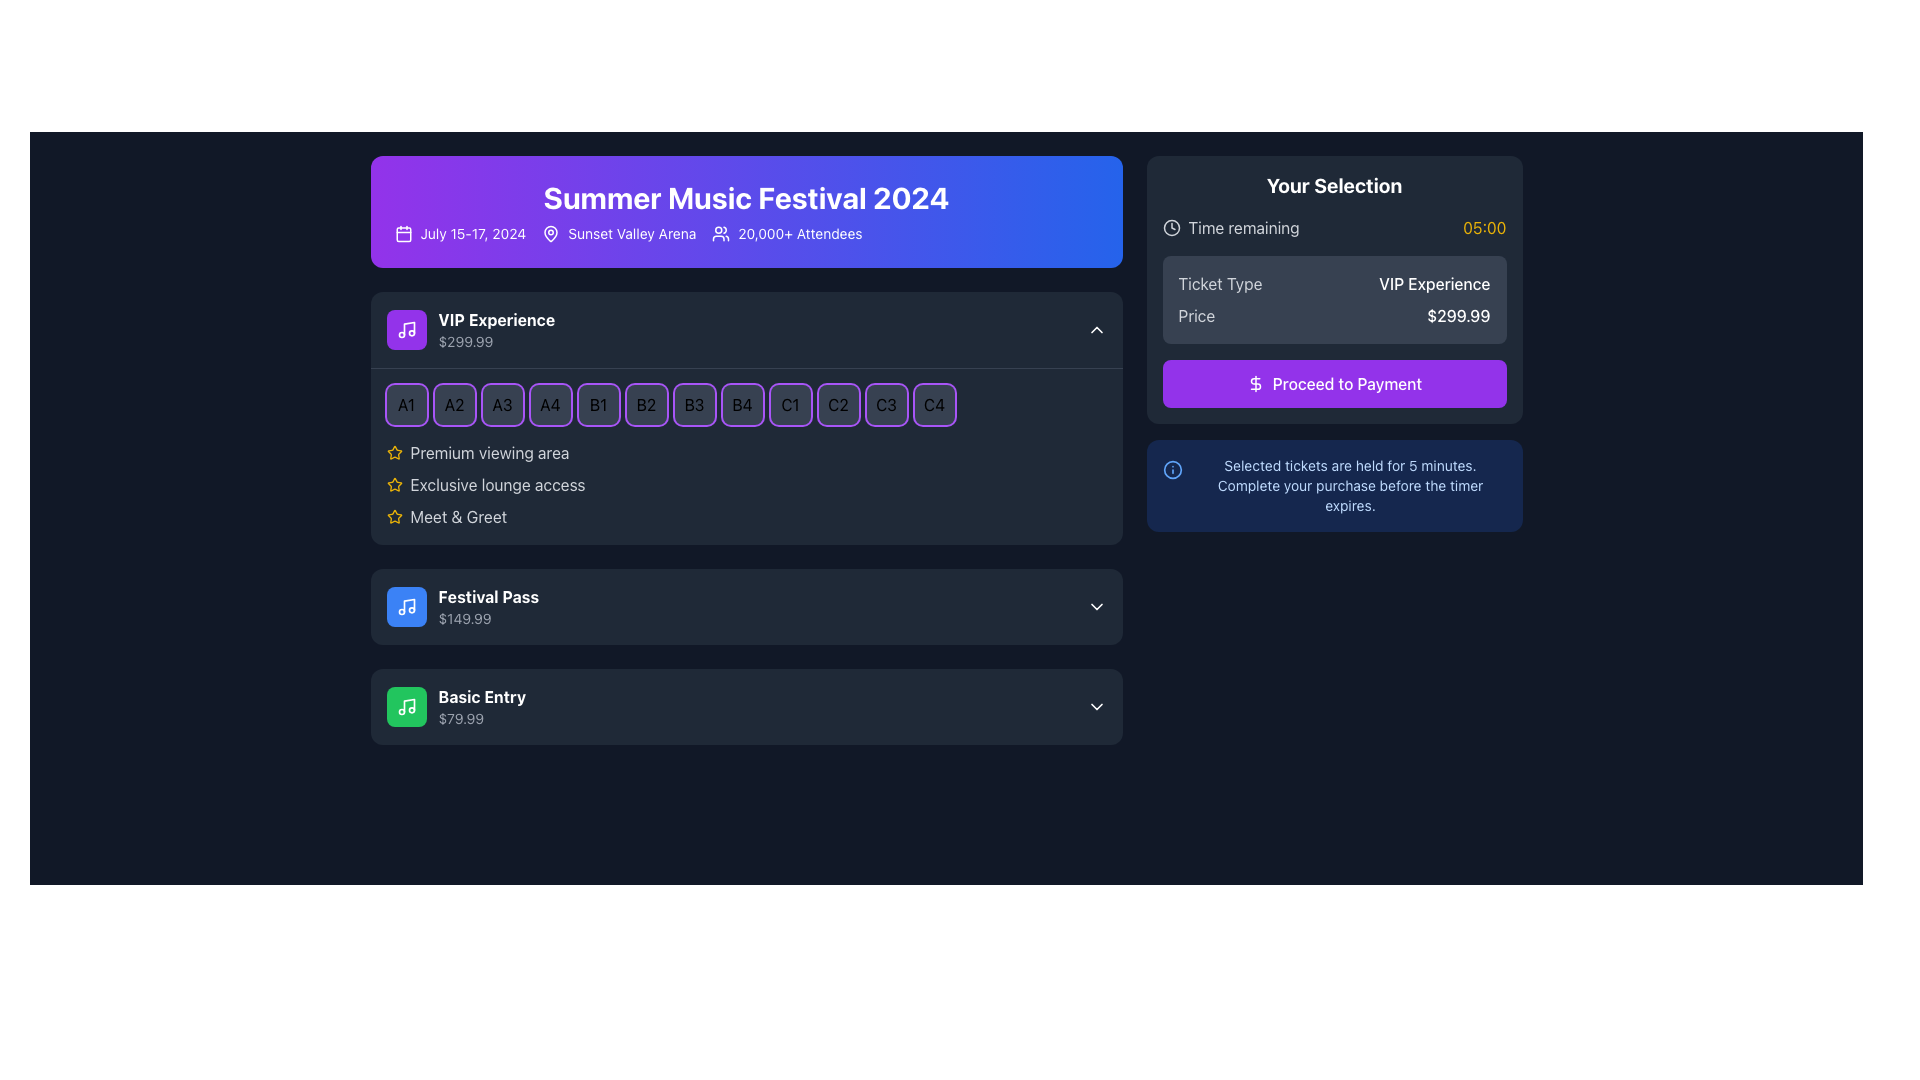  What do you see at coordinates (455, 705) in the screenshot?
I see `the 'Basic Entry' ticket option priced at $79.99, which is the last ticket option in the list below the 'Festival Pass' option` at bounding box center [455, 705].